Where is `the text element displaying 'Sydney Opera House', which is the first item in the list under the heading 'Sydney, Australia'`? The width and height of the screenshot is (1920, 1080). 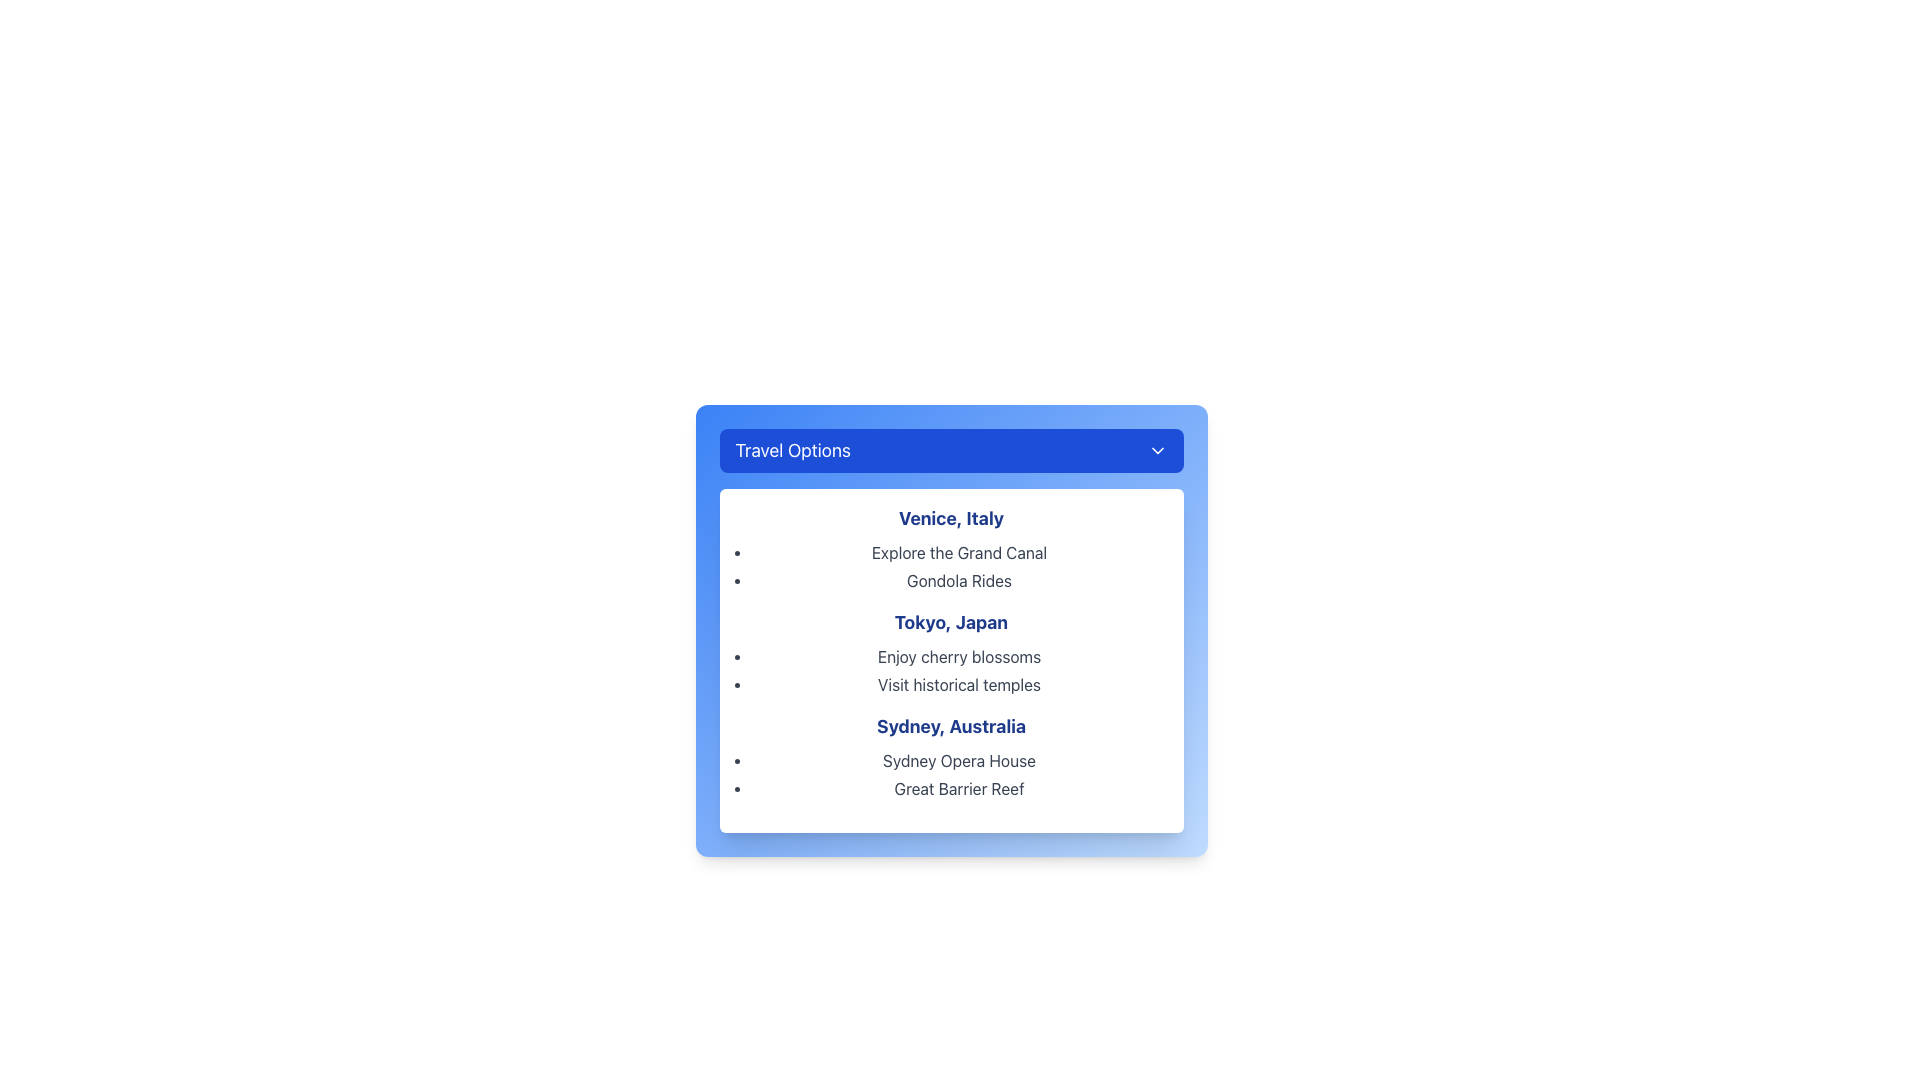
the text element displaying 'Sydney Opera House', which is the first item in the list under the heading 'Sydney, Australia' is located at coordinates (958, 760).